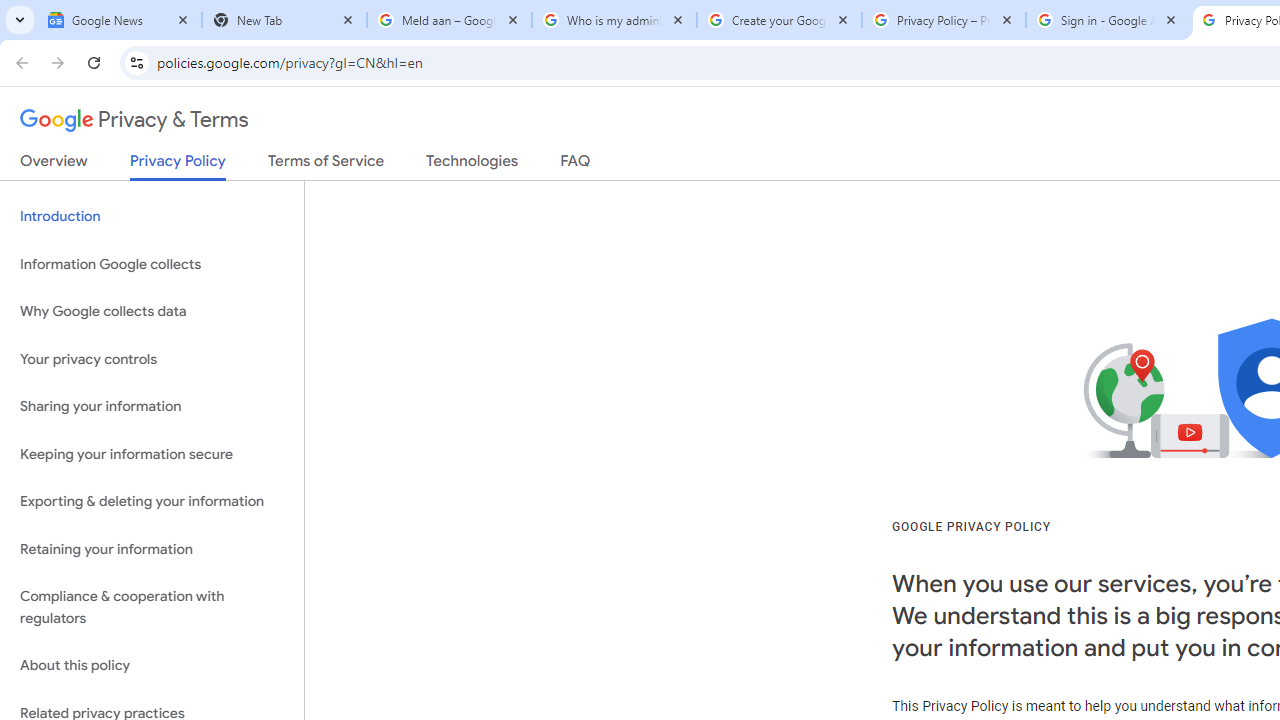  Describe the element at coordinates (151, 607) in the screenshot. I see `'Compliance & cooperation with regulators'` at that location.